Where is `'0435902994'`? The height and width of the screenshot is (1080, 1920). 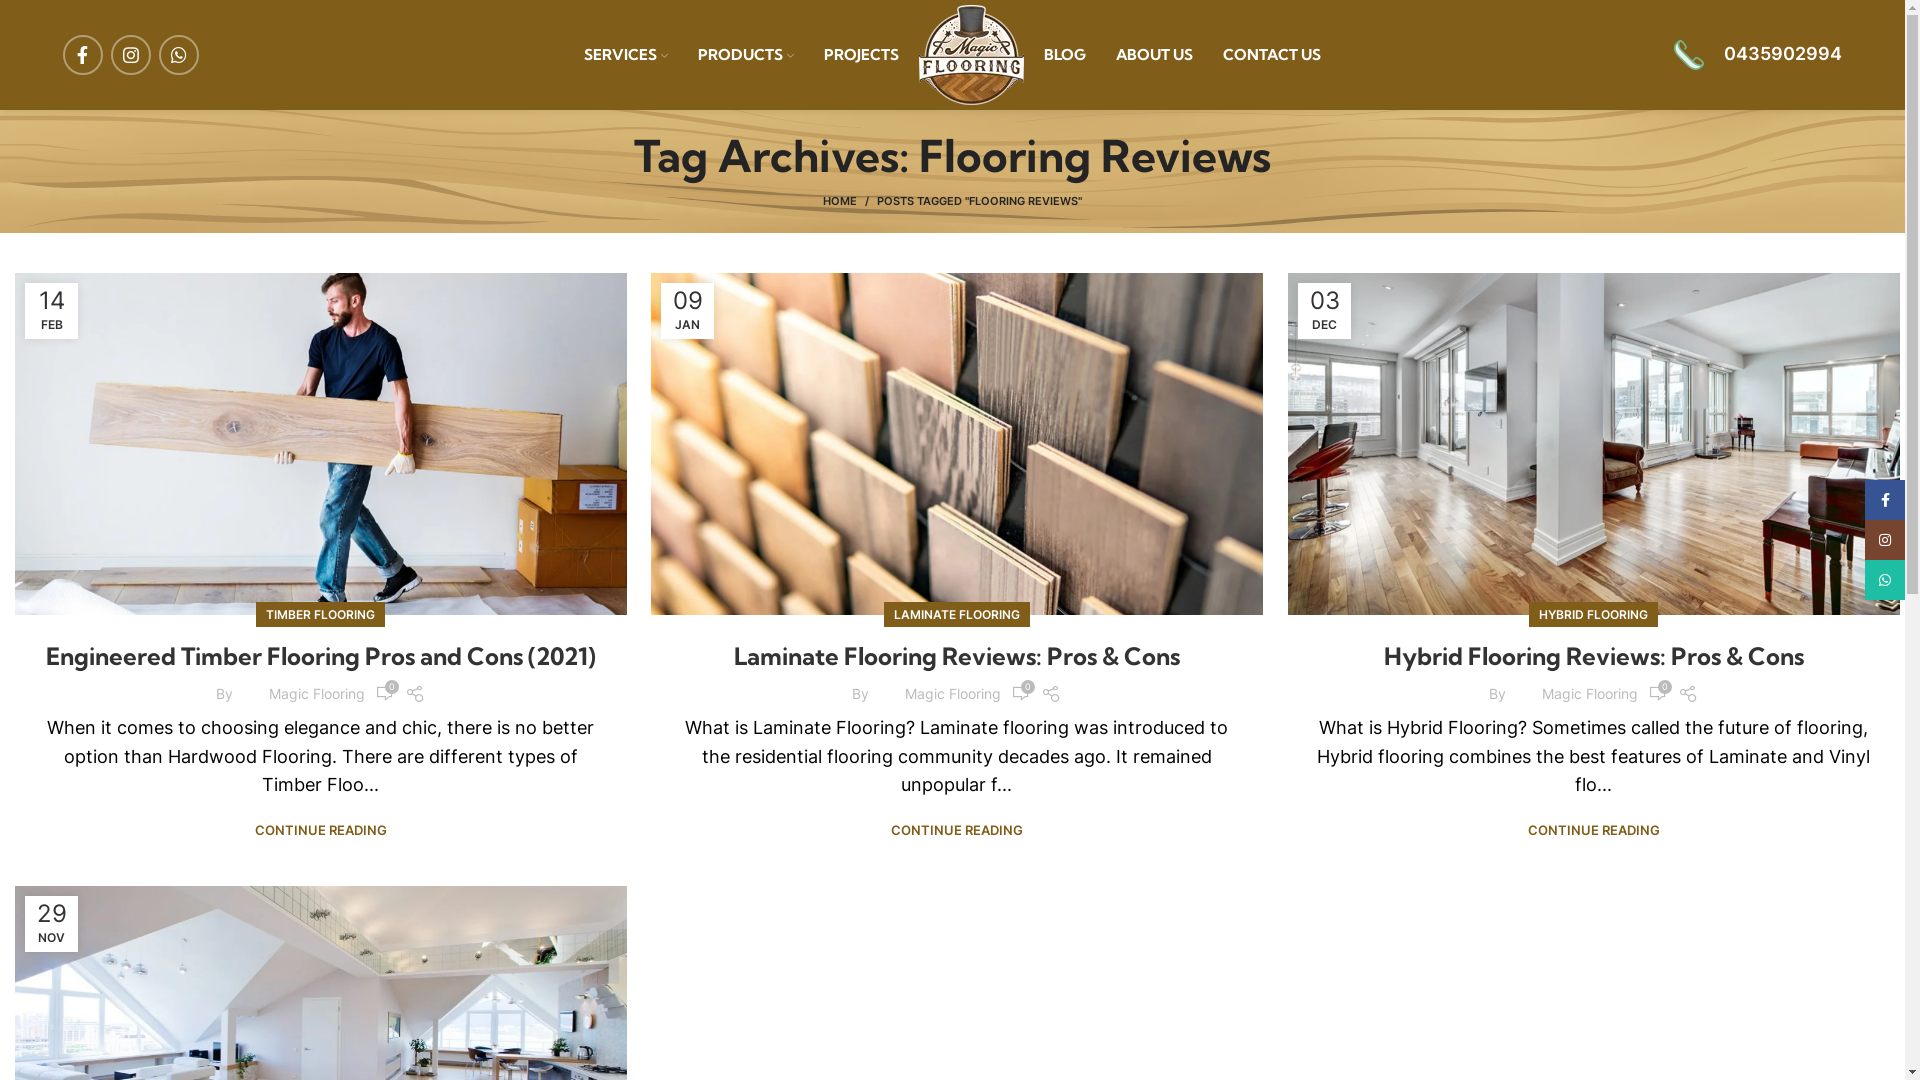 '0435902994' is located at coordinates (1756, 53).